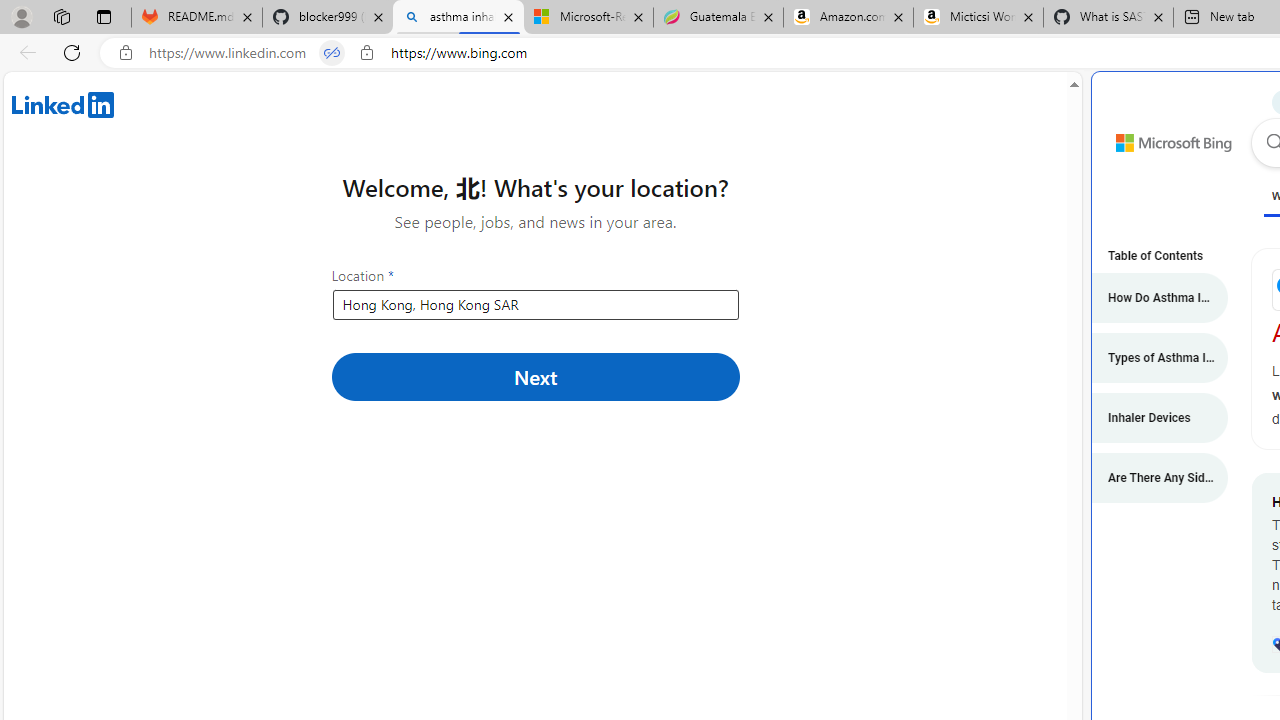 This screenshot has height=720, width=1280. I want to click on 'Tabs in split screen', so click(332, 52).